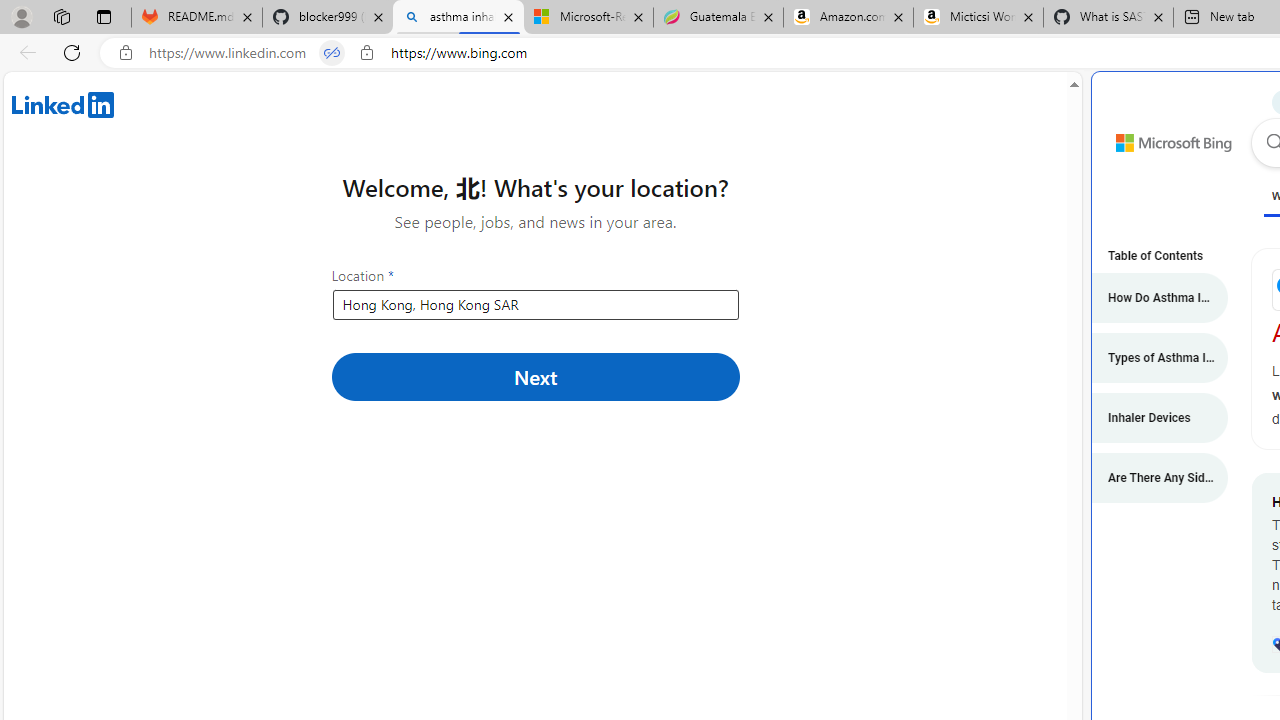 This screenshot has height=720, width=1280. I want to click on 'Tabs in split screen', so click(332, 52).